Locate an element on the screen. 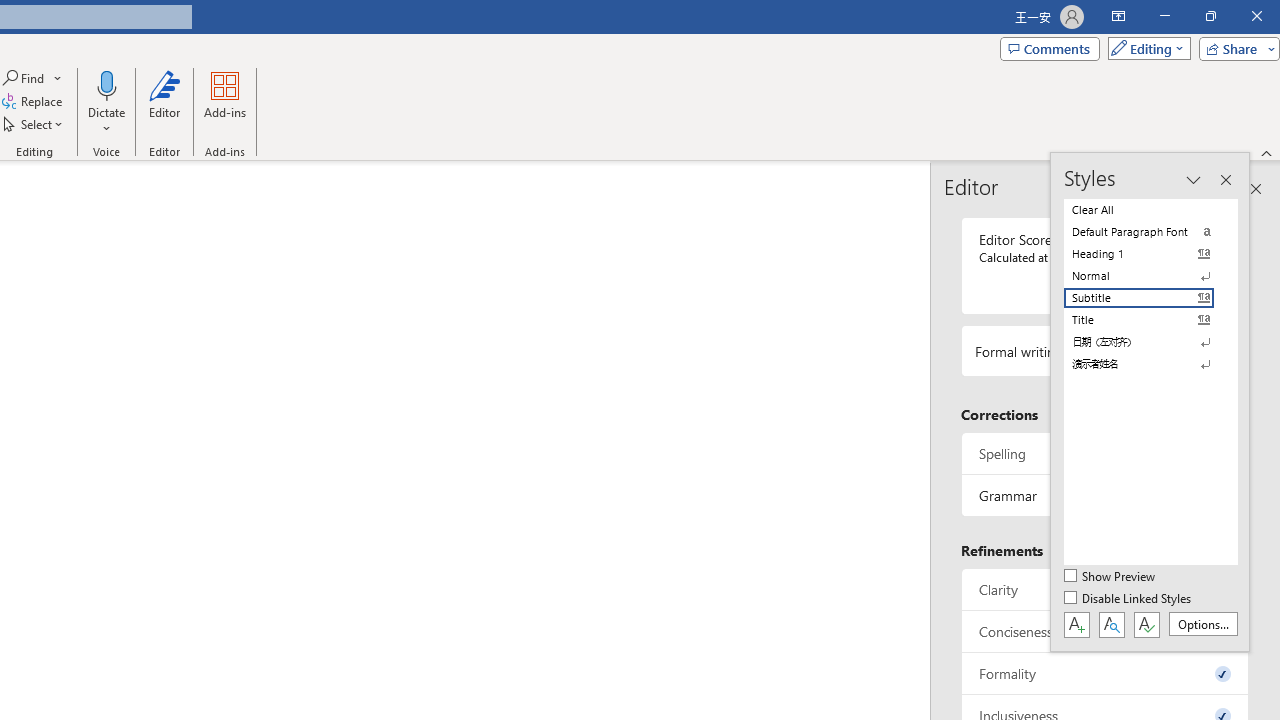  'Title' is located at coordinates (1150, 319).